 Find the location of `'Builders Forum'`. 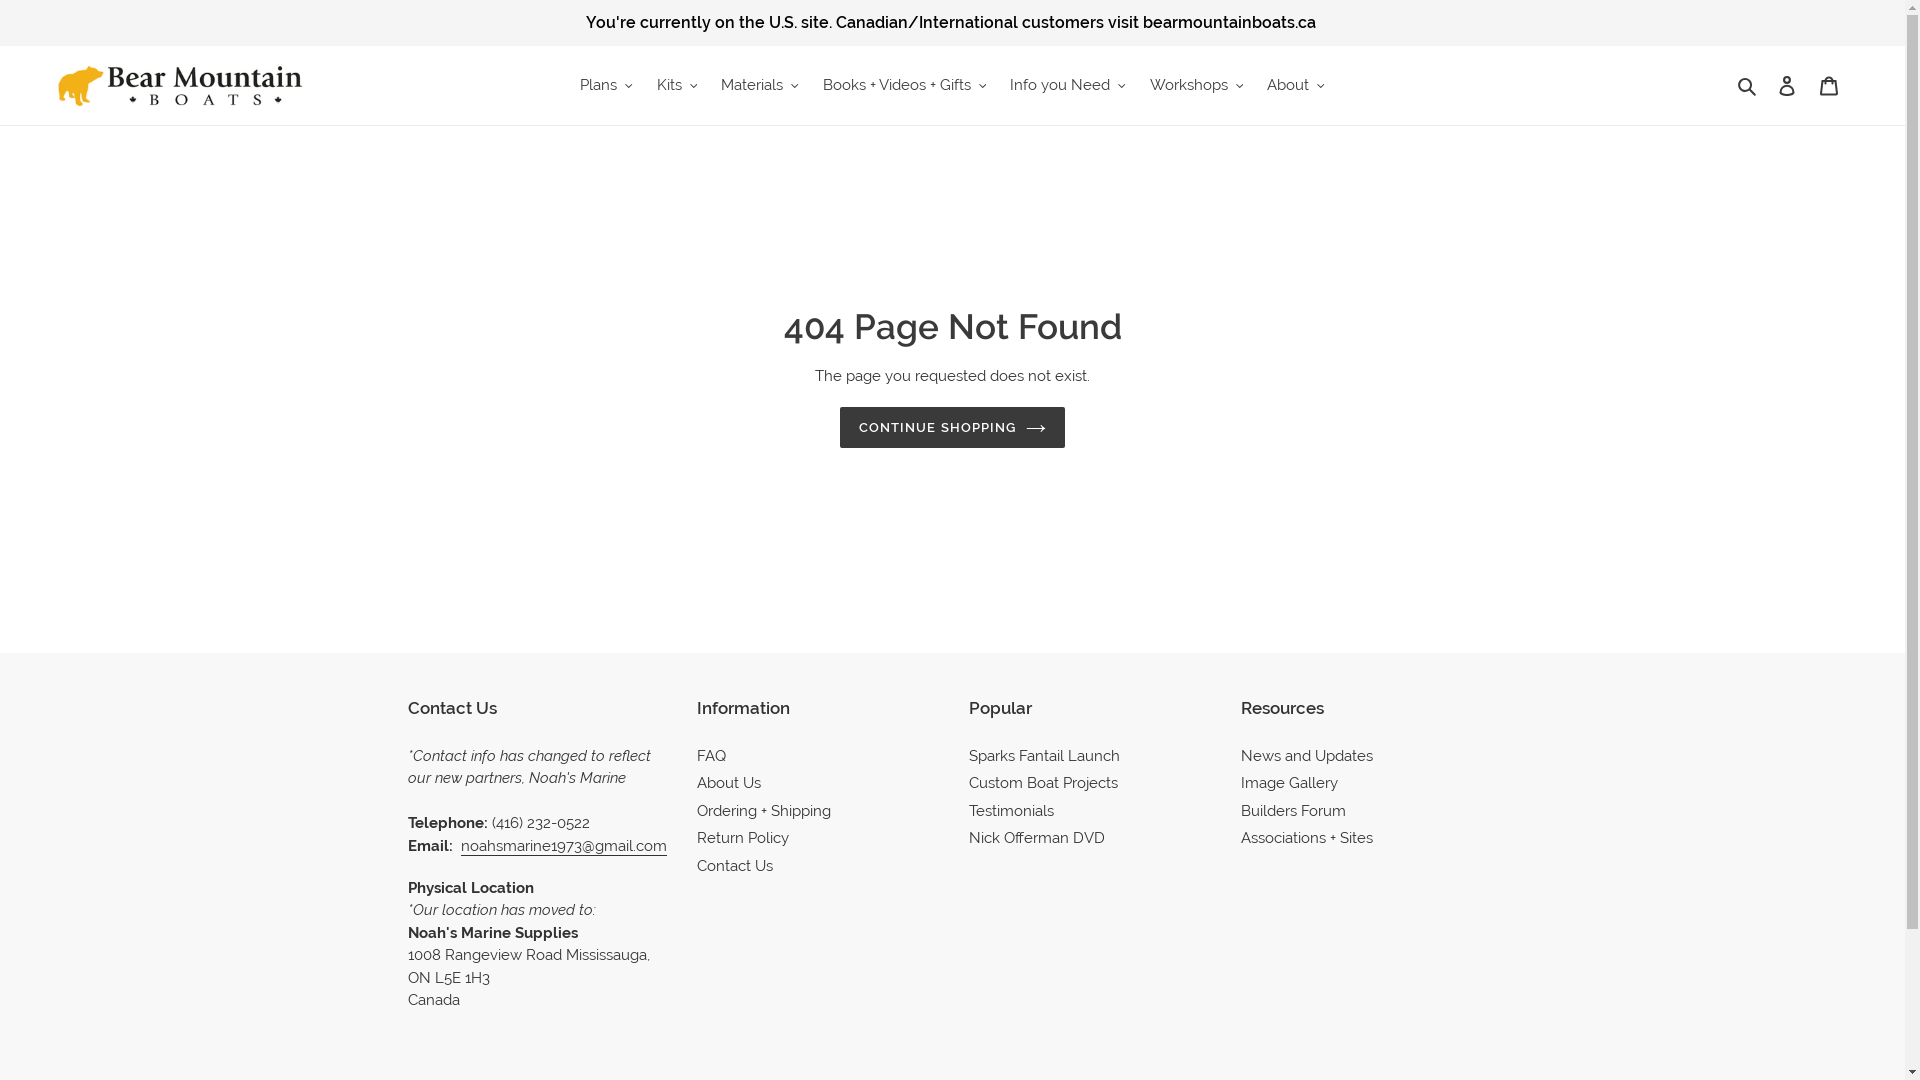

'Builders Forum' is located at coordinates (1240, 810).